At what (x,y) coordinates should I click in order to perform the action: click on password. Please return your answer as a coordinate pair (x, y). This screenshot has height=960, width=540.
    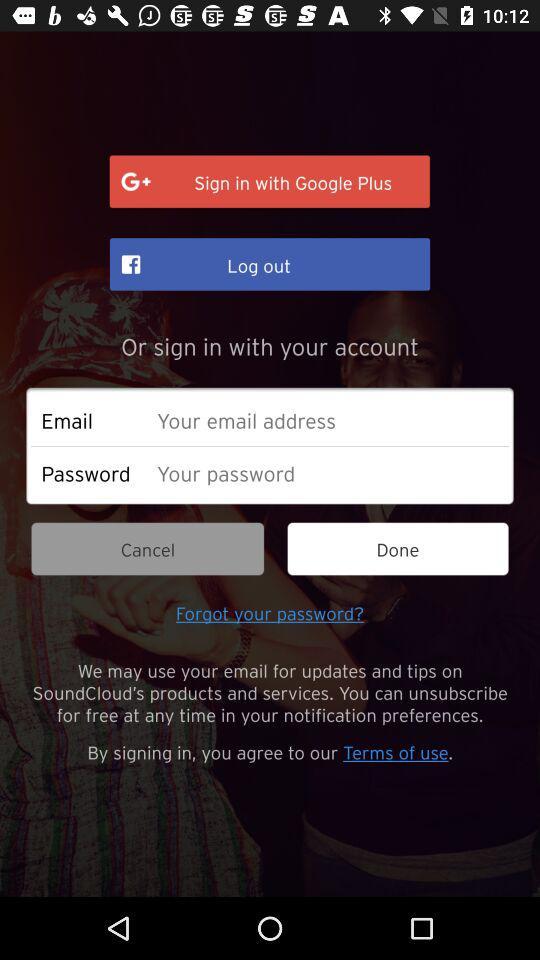
    Looking at the image, I should click on (327, 472).